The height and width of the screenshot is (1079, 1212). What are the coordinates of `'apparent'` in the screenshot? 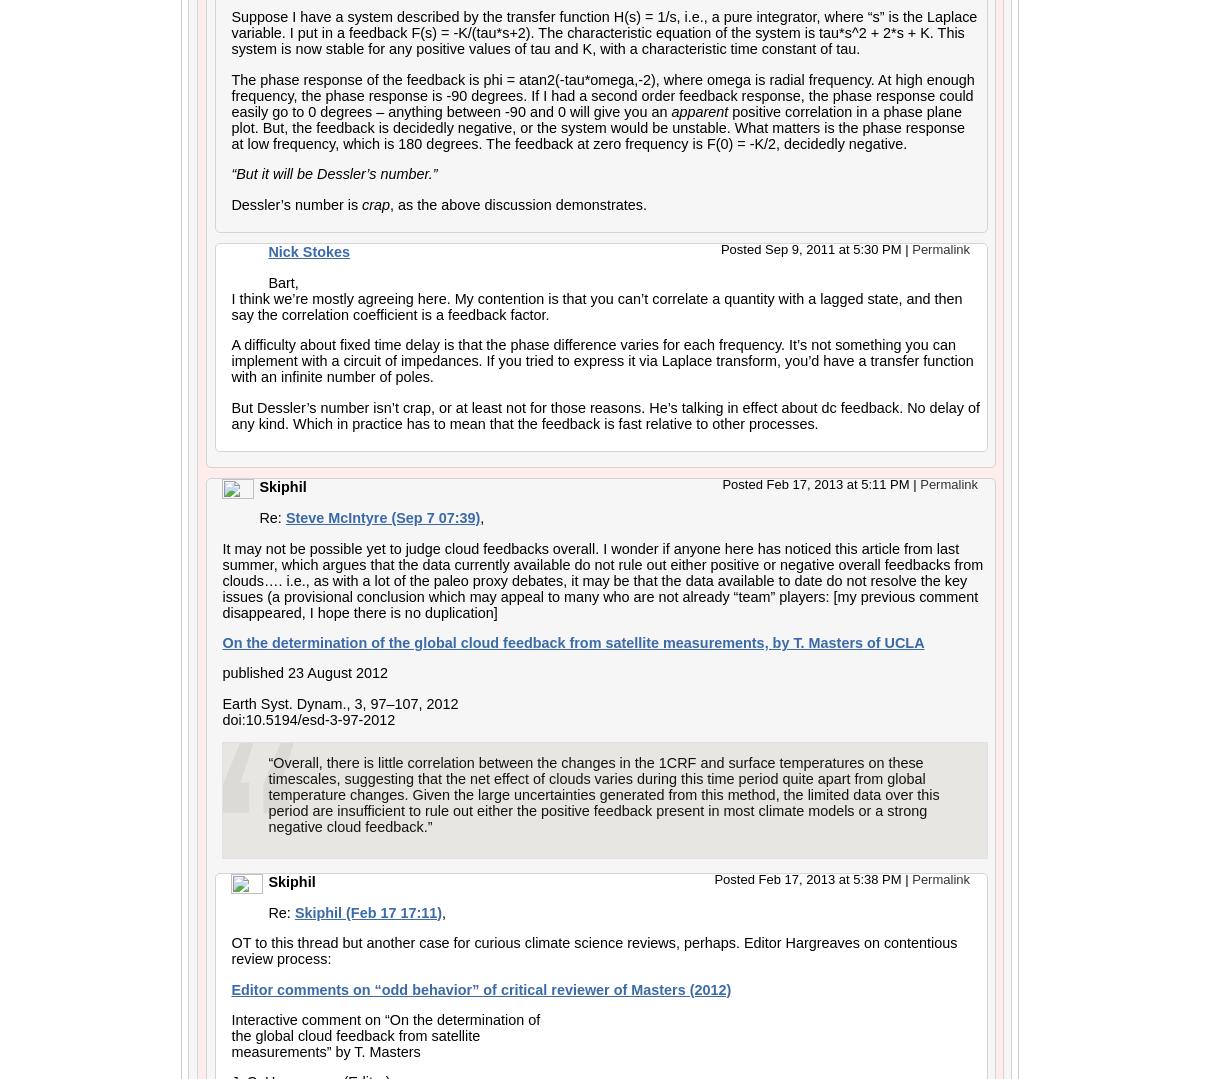 It's located at (699, 111).